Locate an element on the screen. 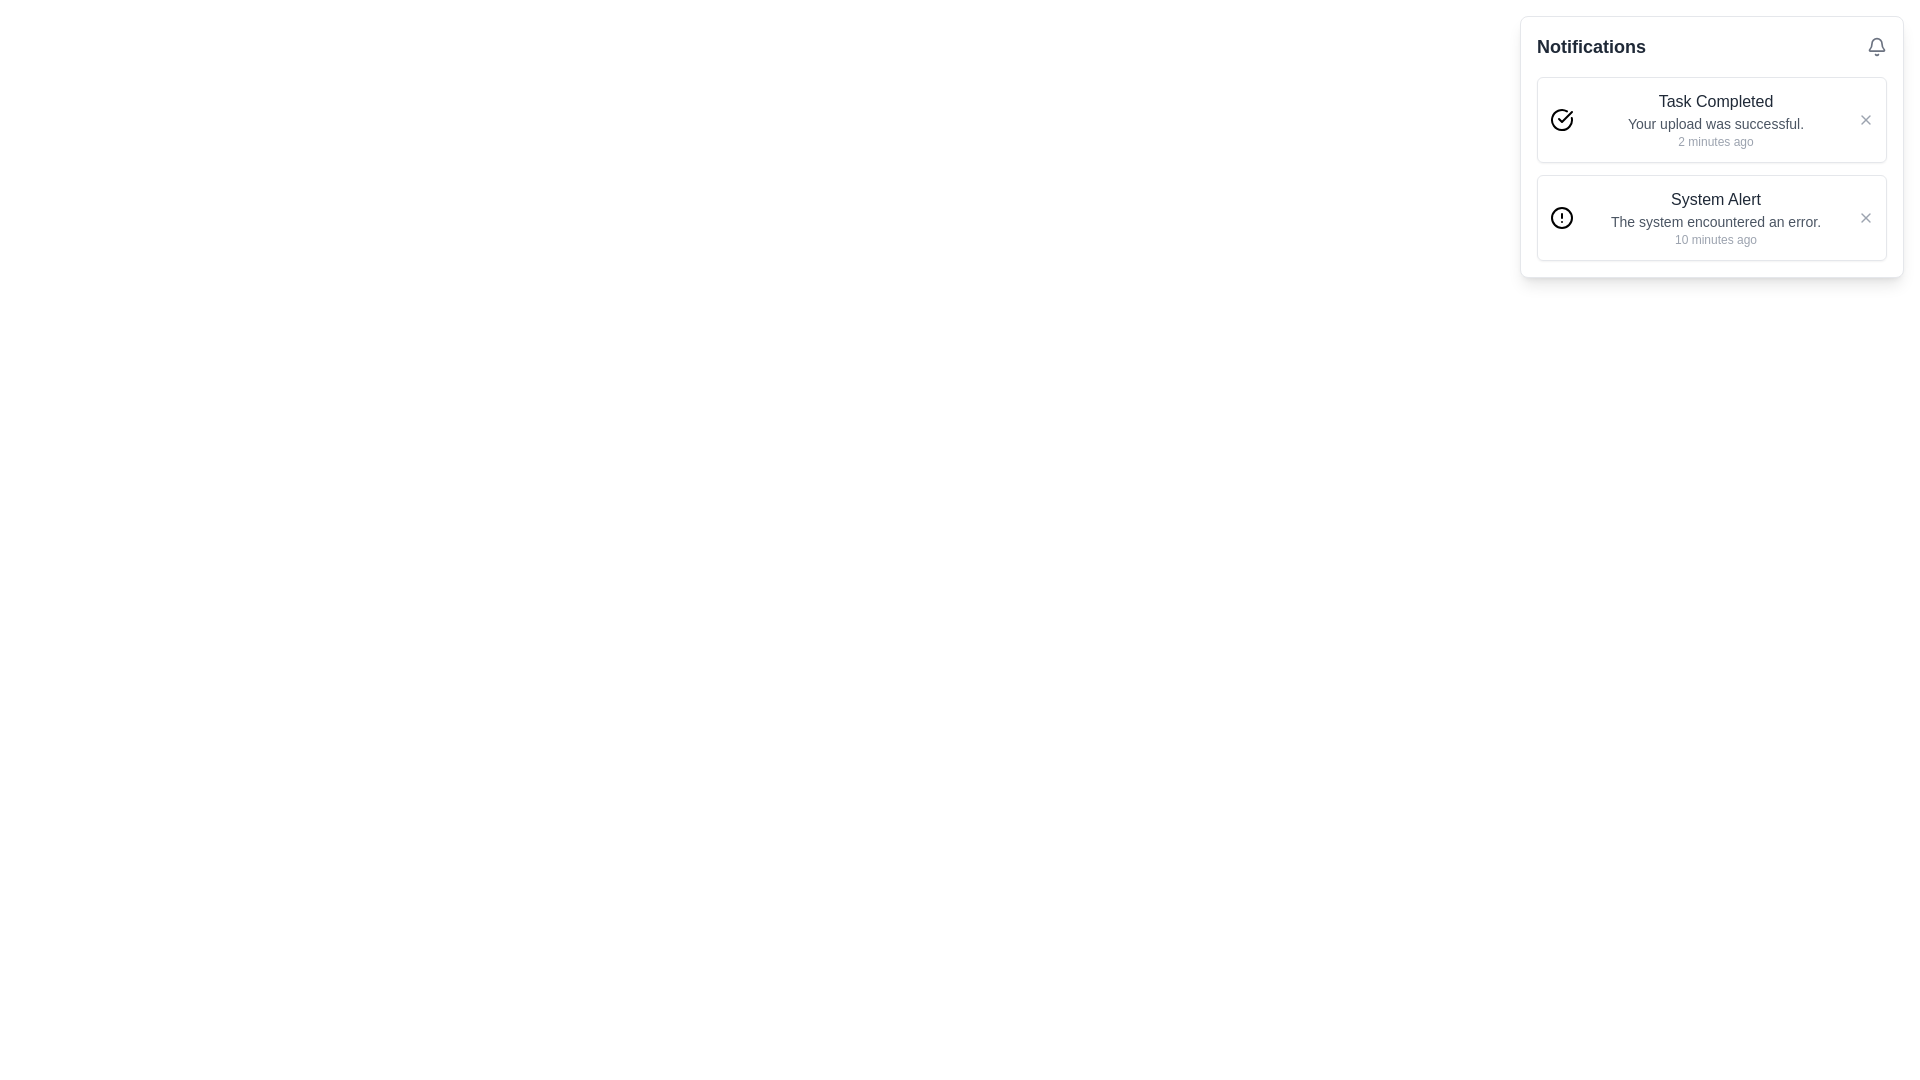  the close icon button located at the top-right corner of the notification card that dismisses the notification with the text 'Task Completed' is located at coordinates (1865, 119).